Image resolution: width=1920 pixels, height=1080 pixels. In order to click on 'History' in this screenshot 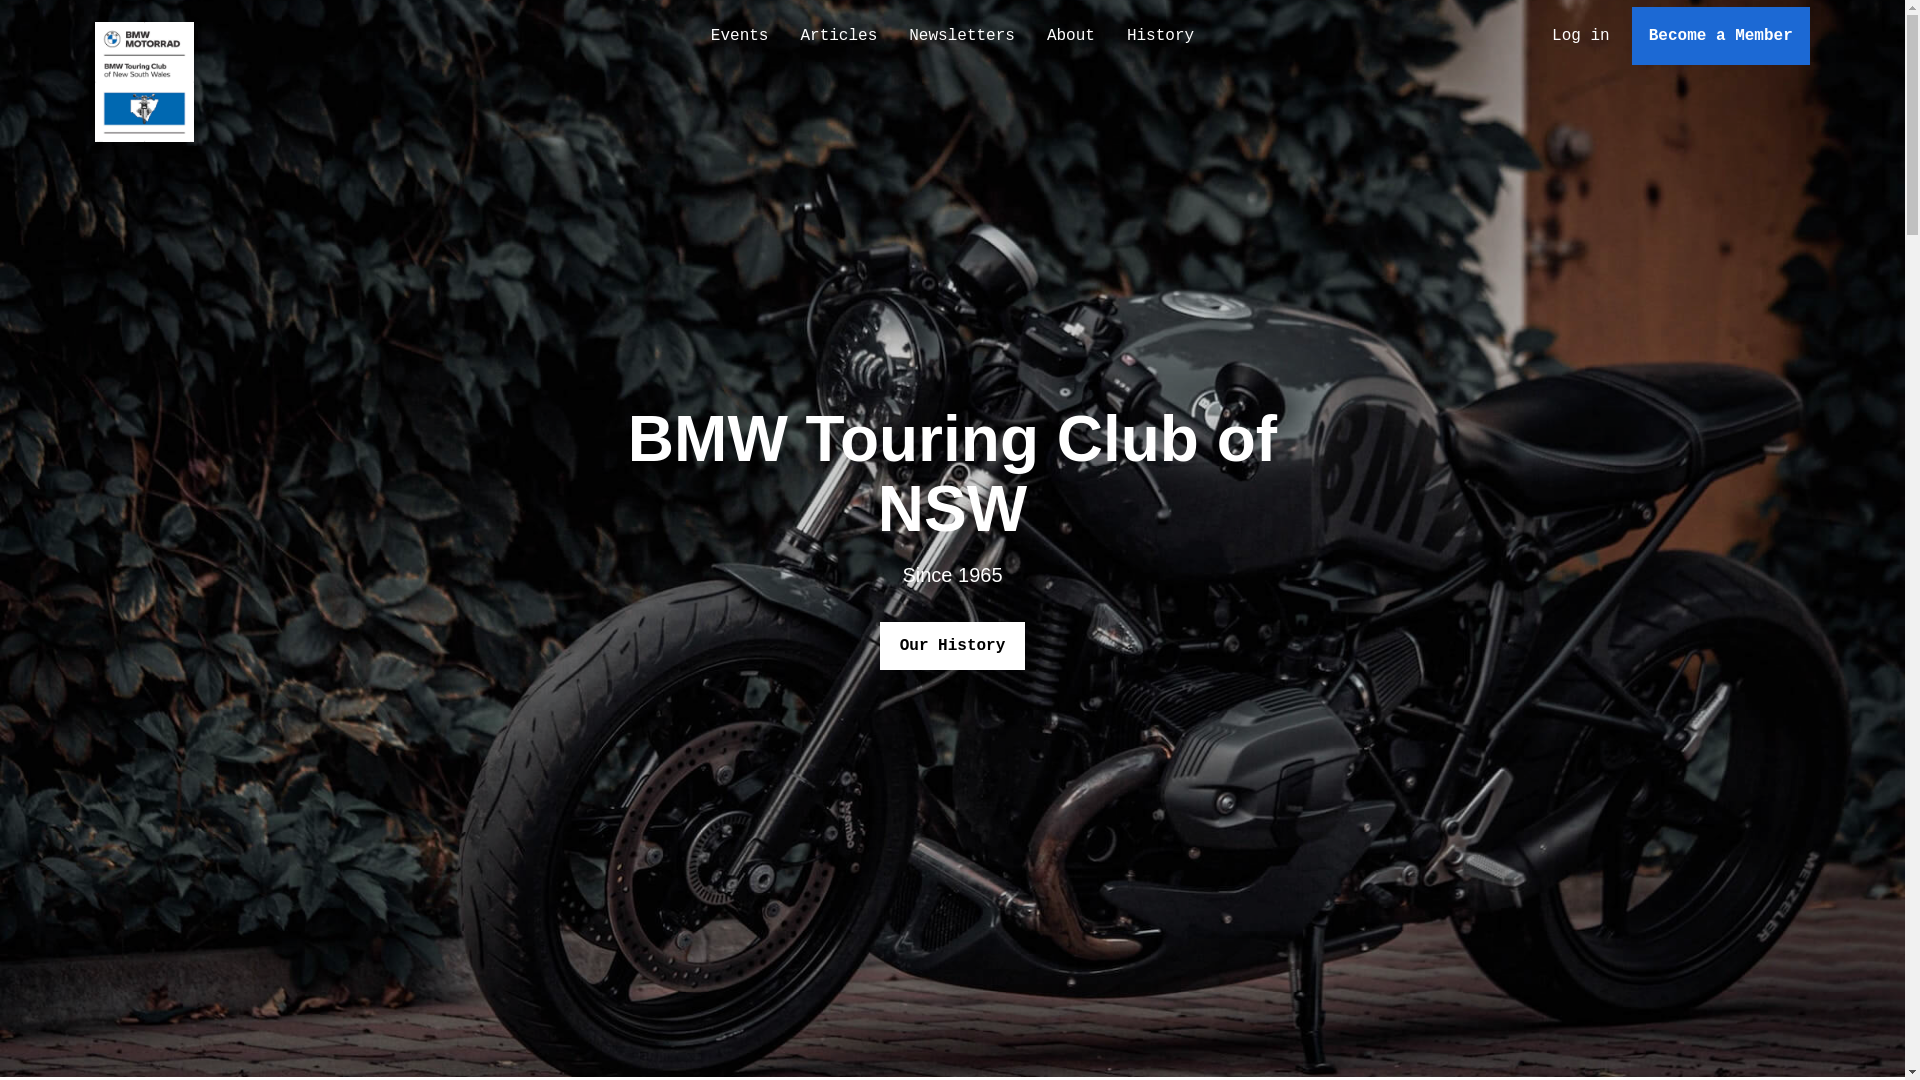, I will do `click(1109, 35)`.